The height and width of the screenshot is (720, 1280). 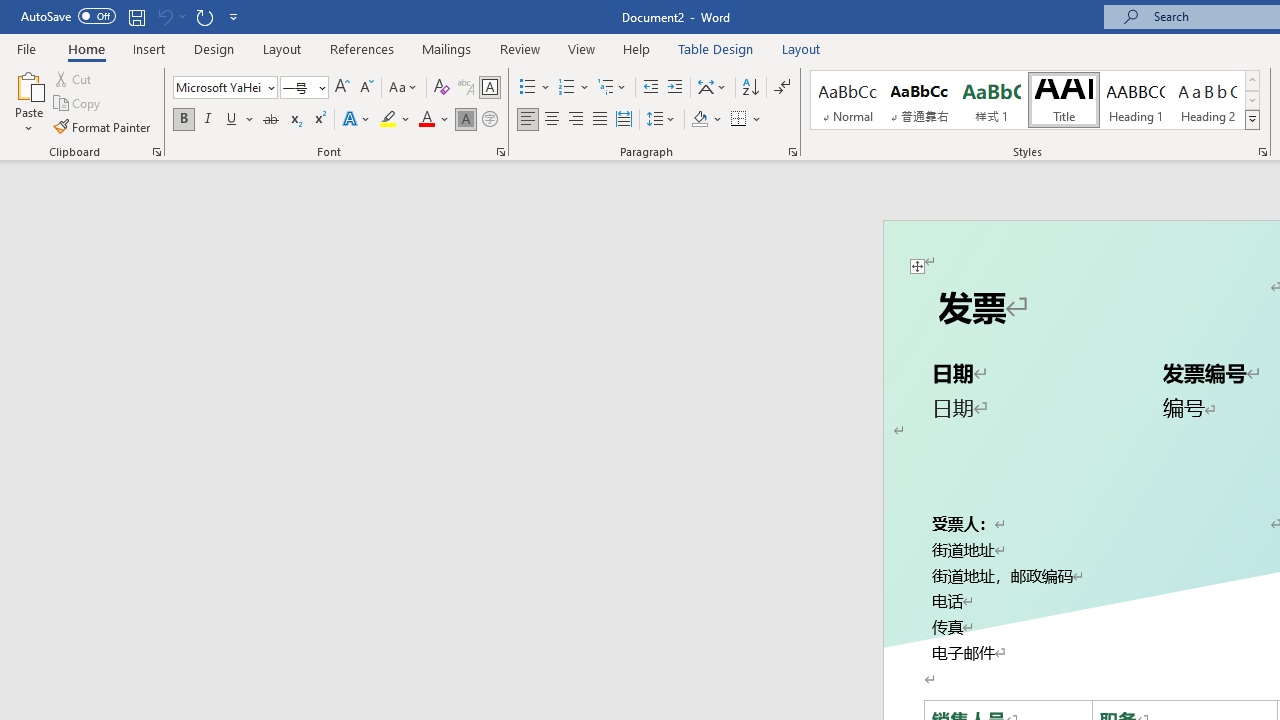 I want to click on 'Mailings', so click(x=446, y=48).